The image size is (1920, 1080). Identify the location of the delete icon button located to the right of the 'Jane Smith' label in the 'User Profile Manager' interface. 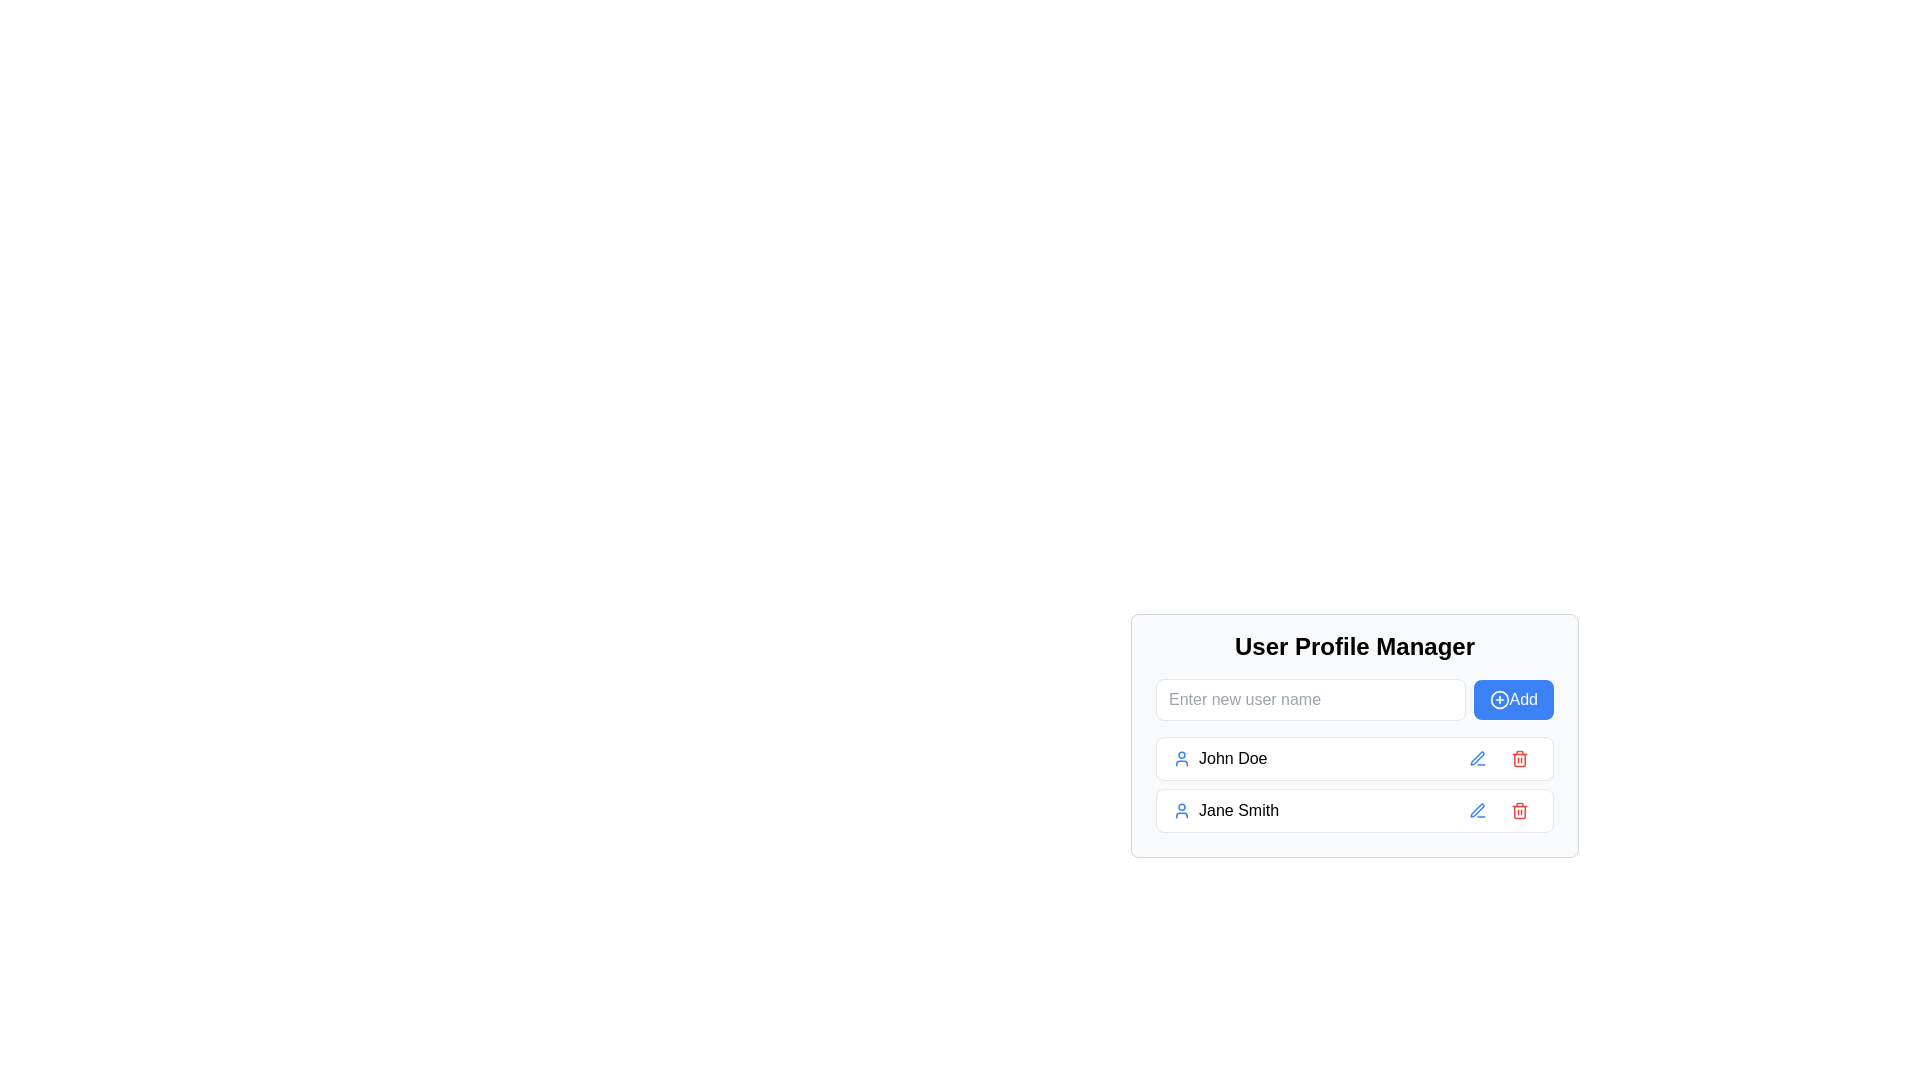
(1520, 759).